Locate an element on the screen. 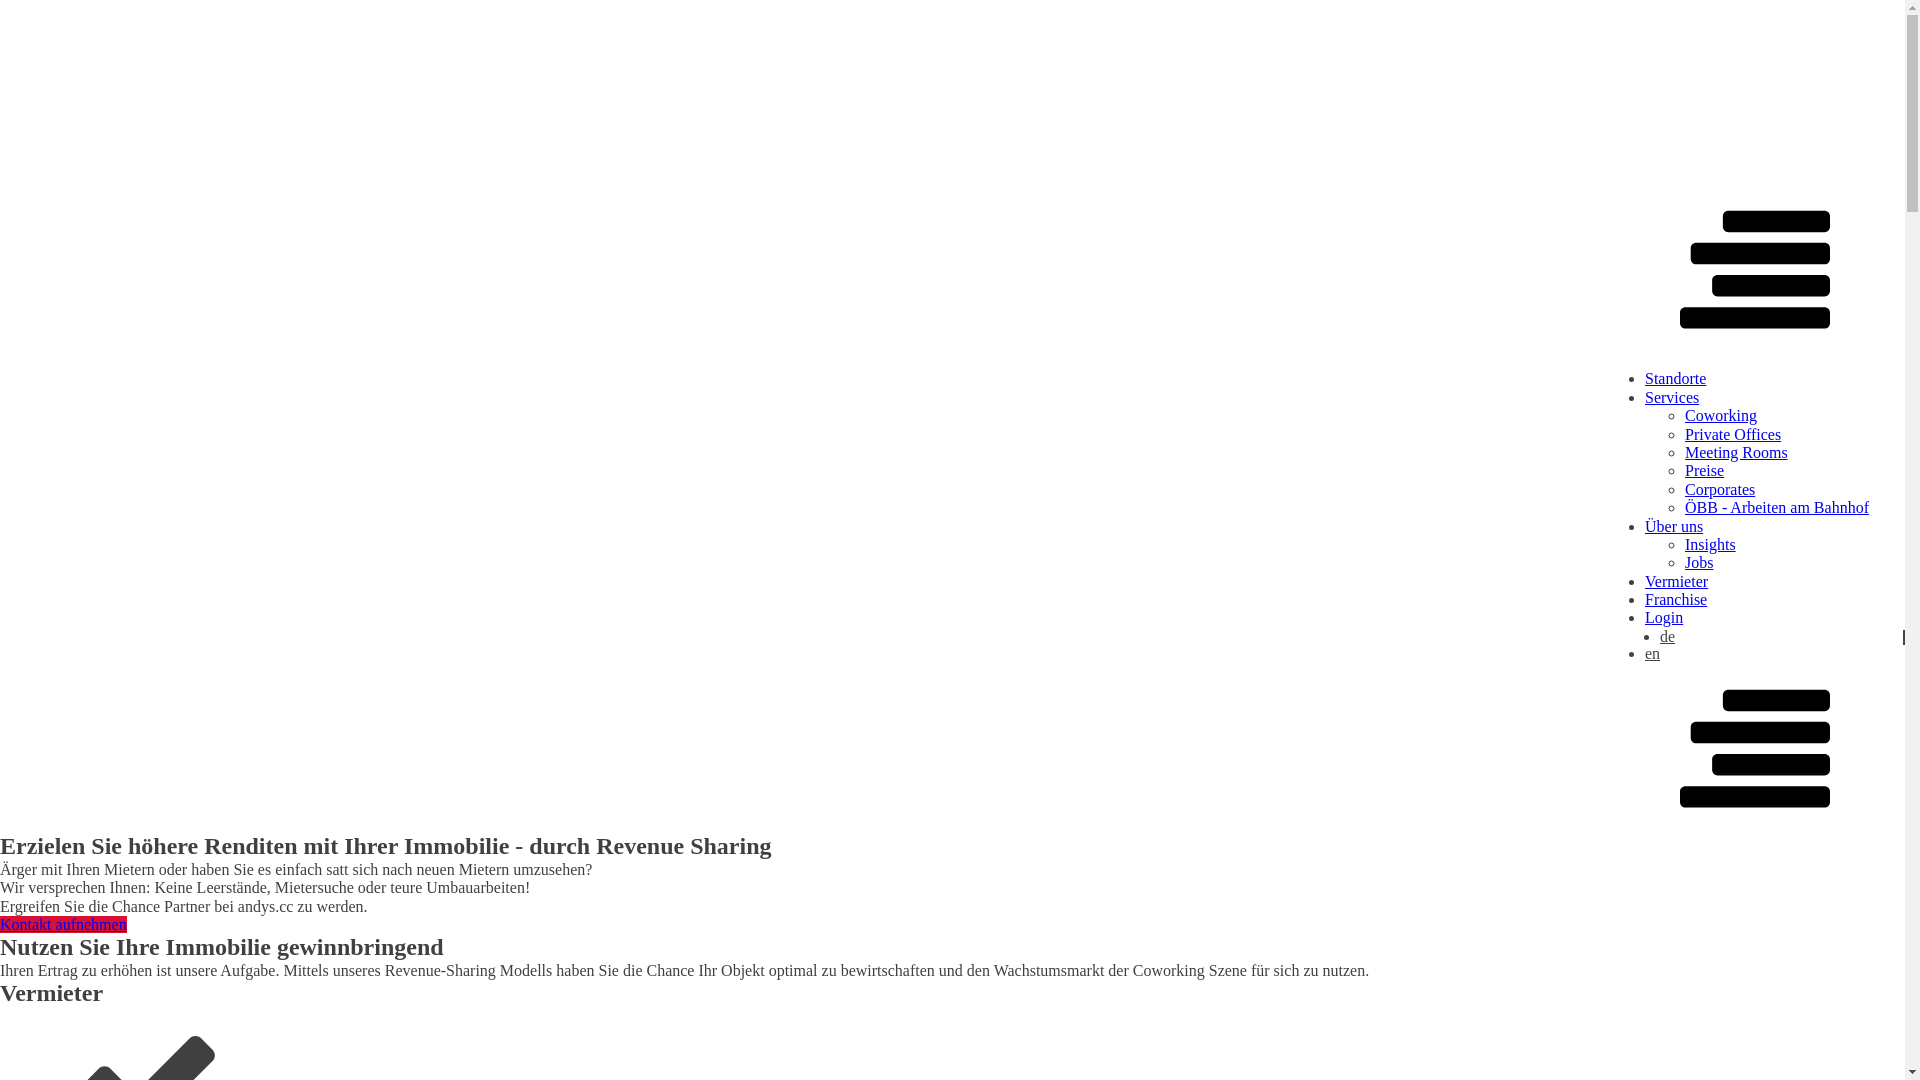  'Franchise' is located at coordinates (1675, 598).